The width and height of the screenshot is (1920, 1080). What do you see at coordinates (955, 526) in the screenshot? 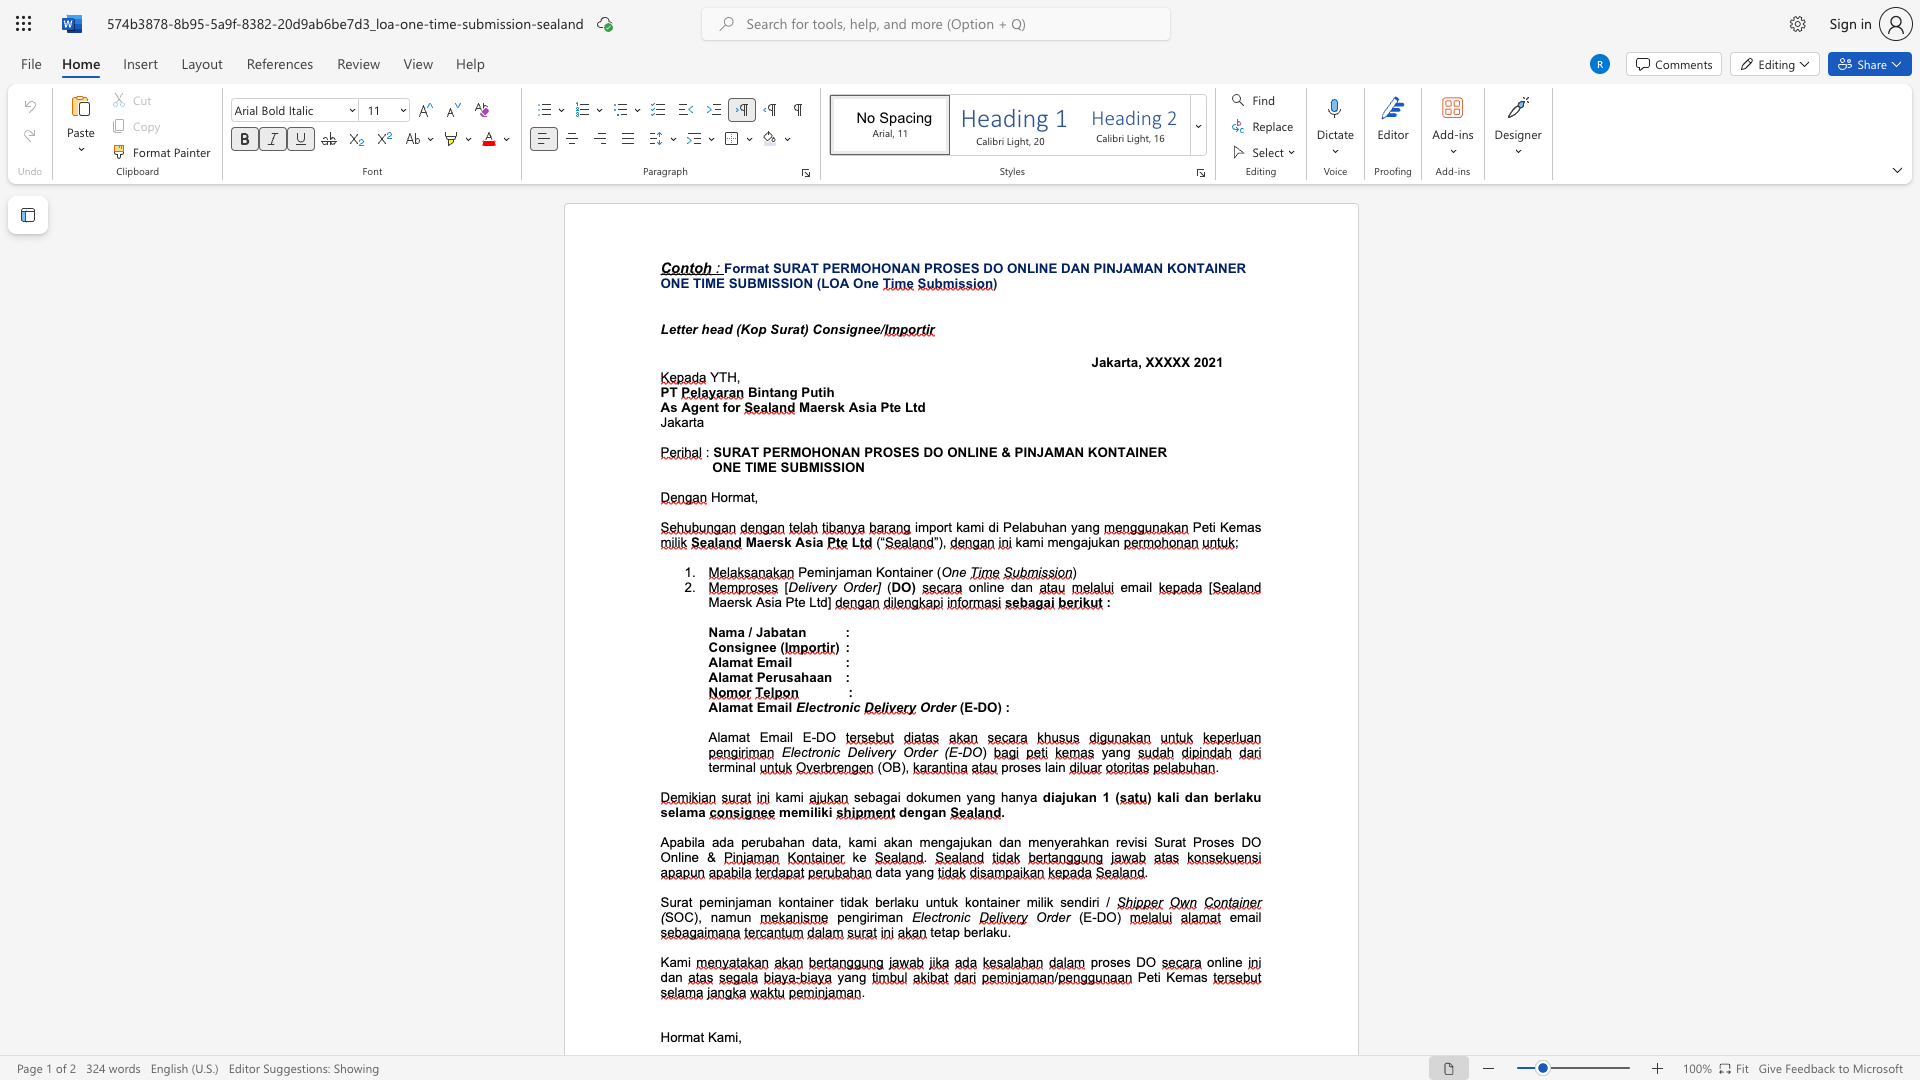
I see `the subset text "kami di Pe" within the text "import kami di Pelabuhan yang"` at bounding box center [955, 526].